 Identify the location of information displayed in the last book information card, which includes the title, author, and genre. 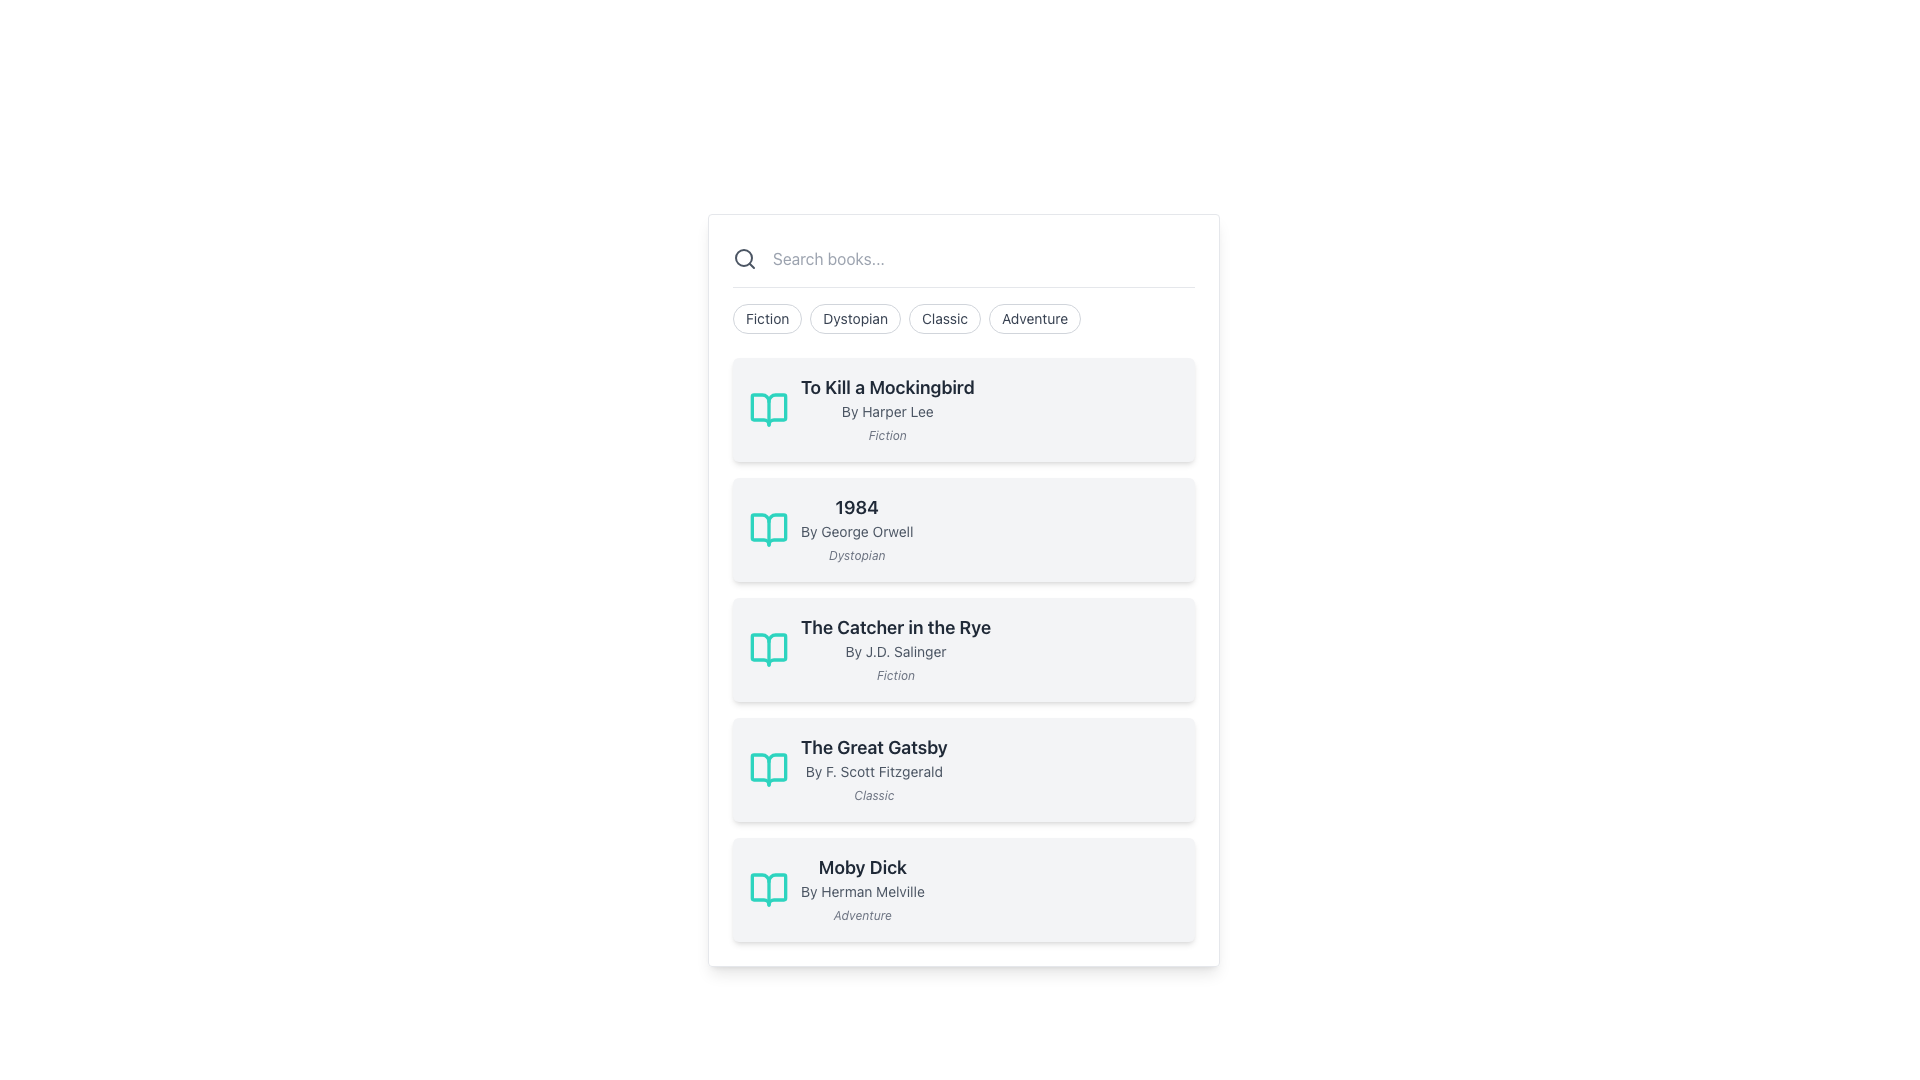
(862, 889).